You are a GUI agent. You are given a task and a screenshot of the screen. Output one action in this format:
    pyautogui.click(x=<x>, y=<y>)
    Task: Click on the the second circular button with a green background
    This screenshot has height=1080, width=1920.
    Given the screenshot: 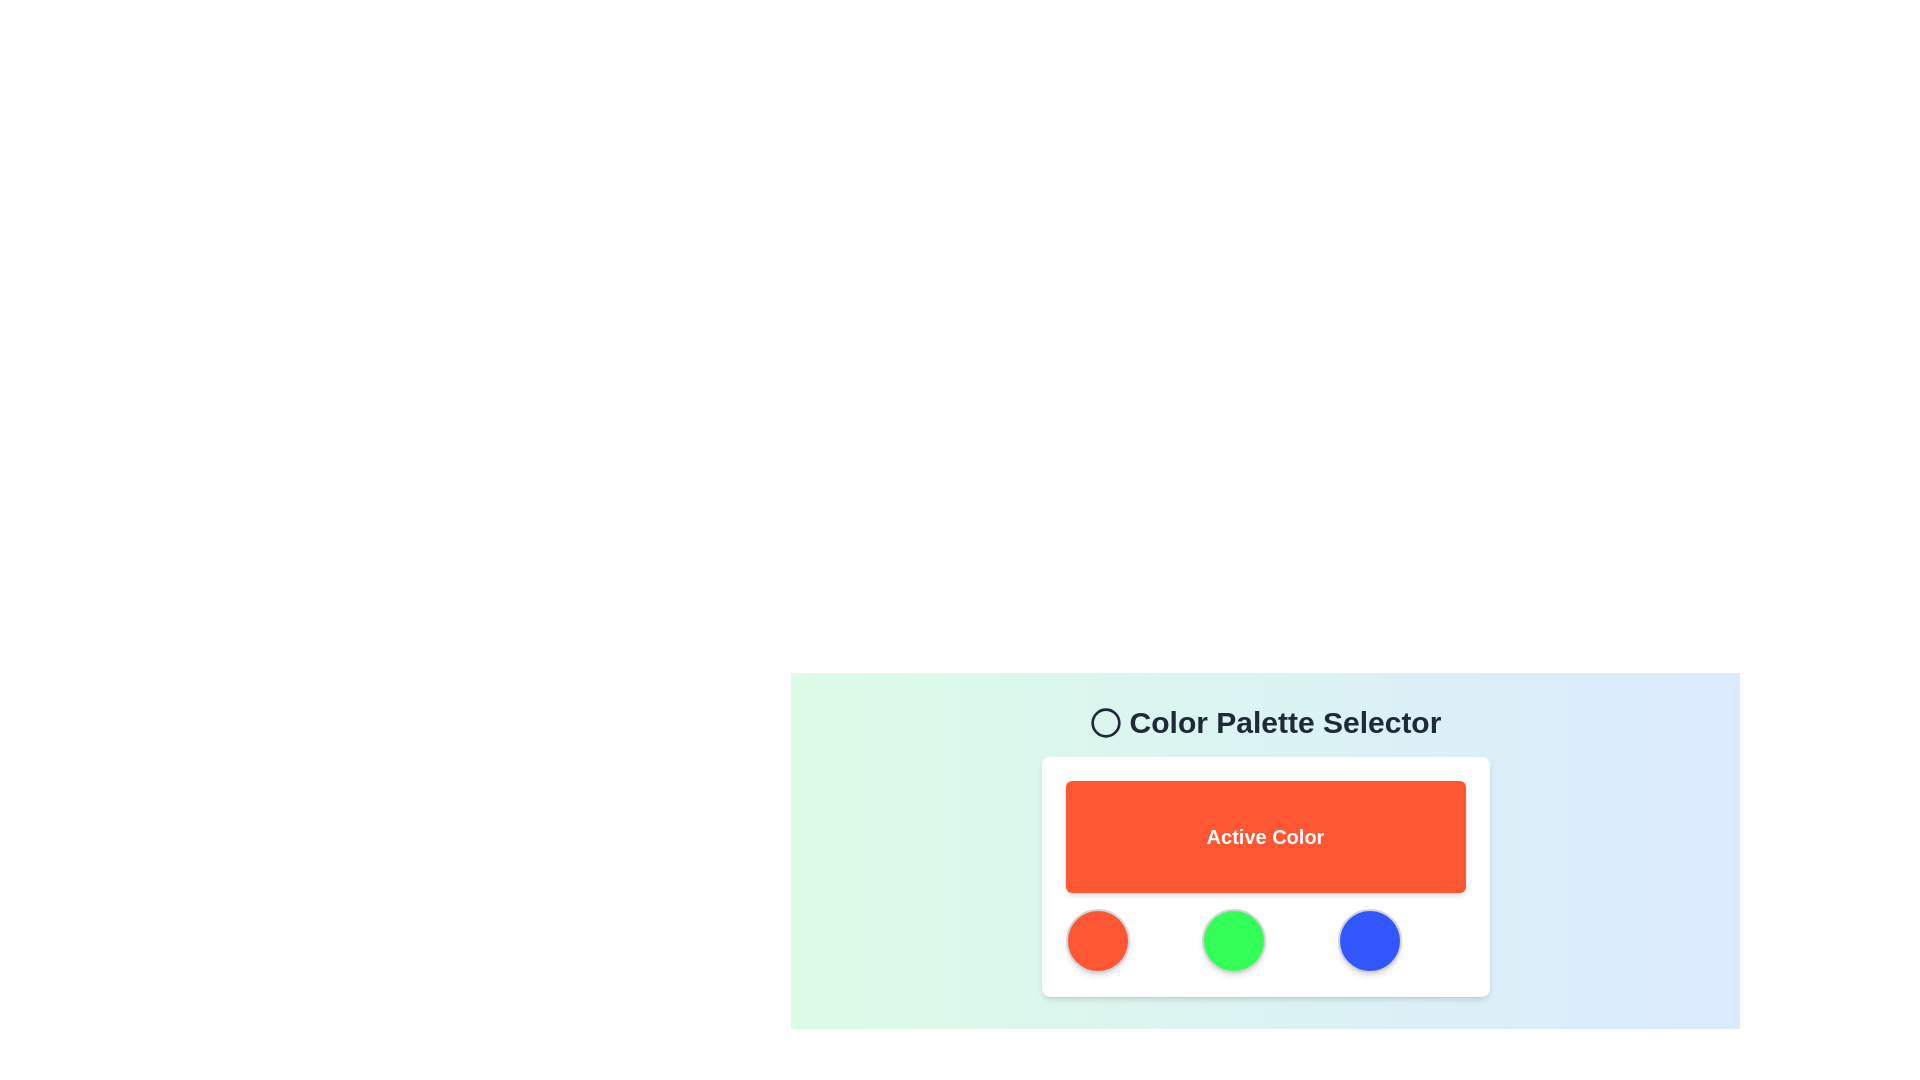 What is the action you would take?
    pyautogui.click(x=1232, y=941)
    